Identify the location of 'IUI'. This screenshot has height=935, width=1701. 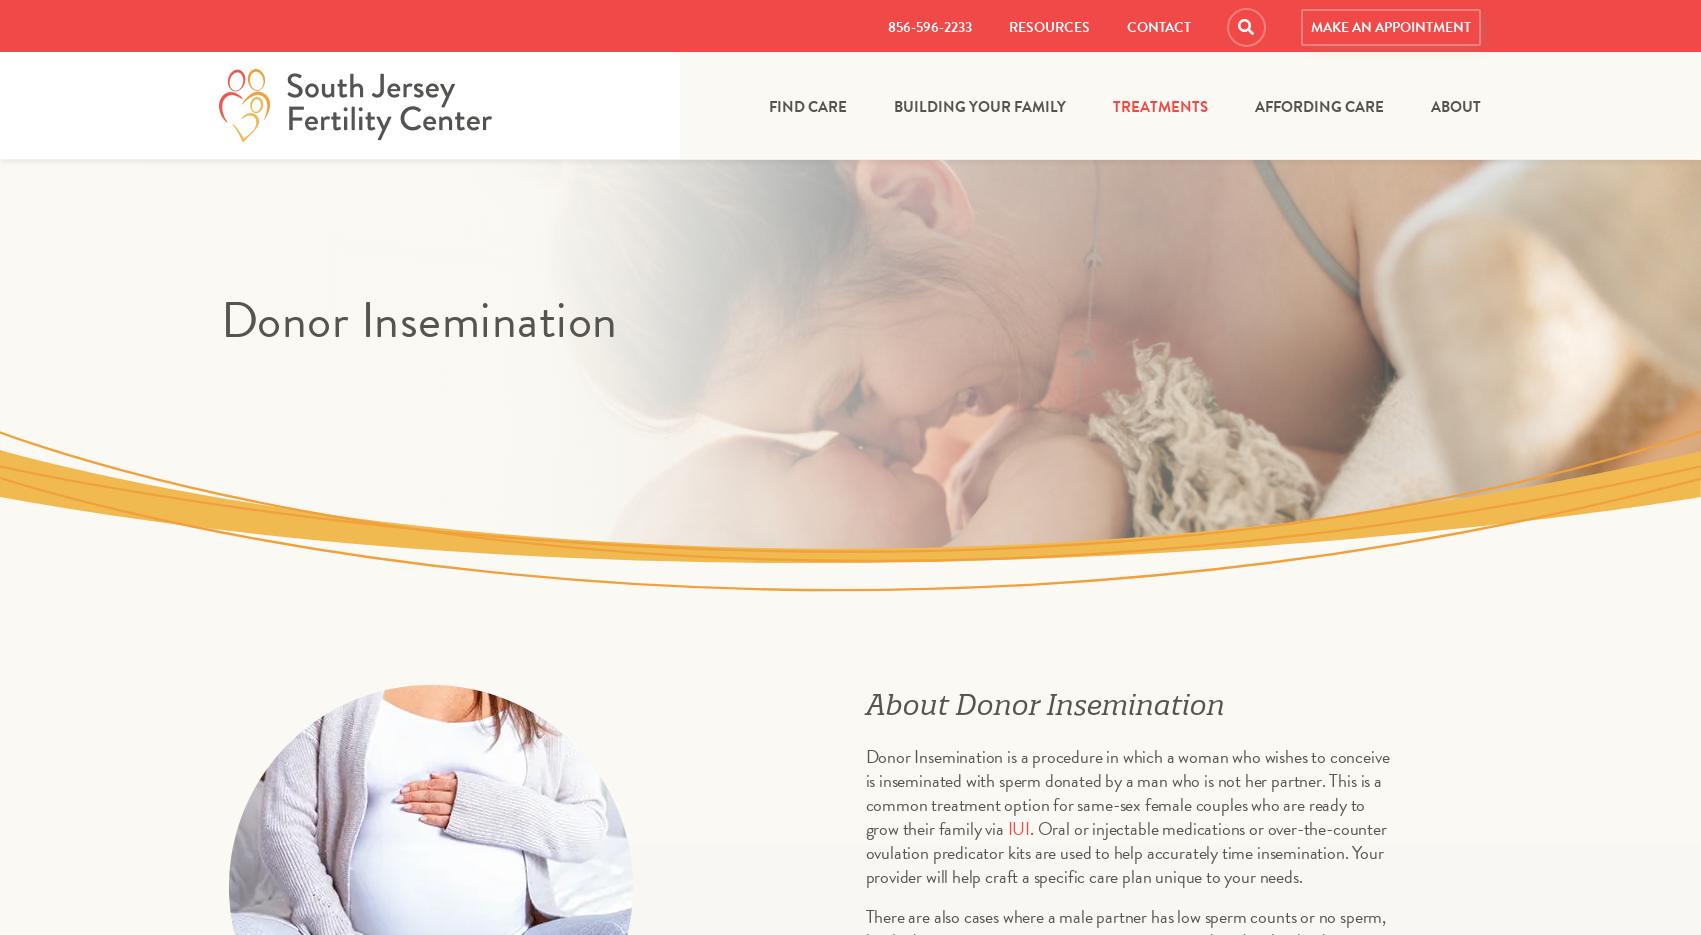
(1018, 827).